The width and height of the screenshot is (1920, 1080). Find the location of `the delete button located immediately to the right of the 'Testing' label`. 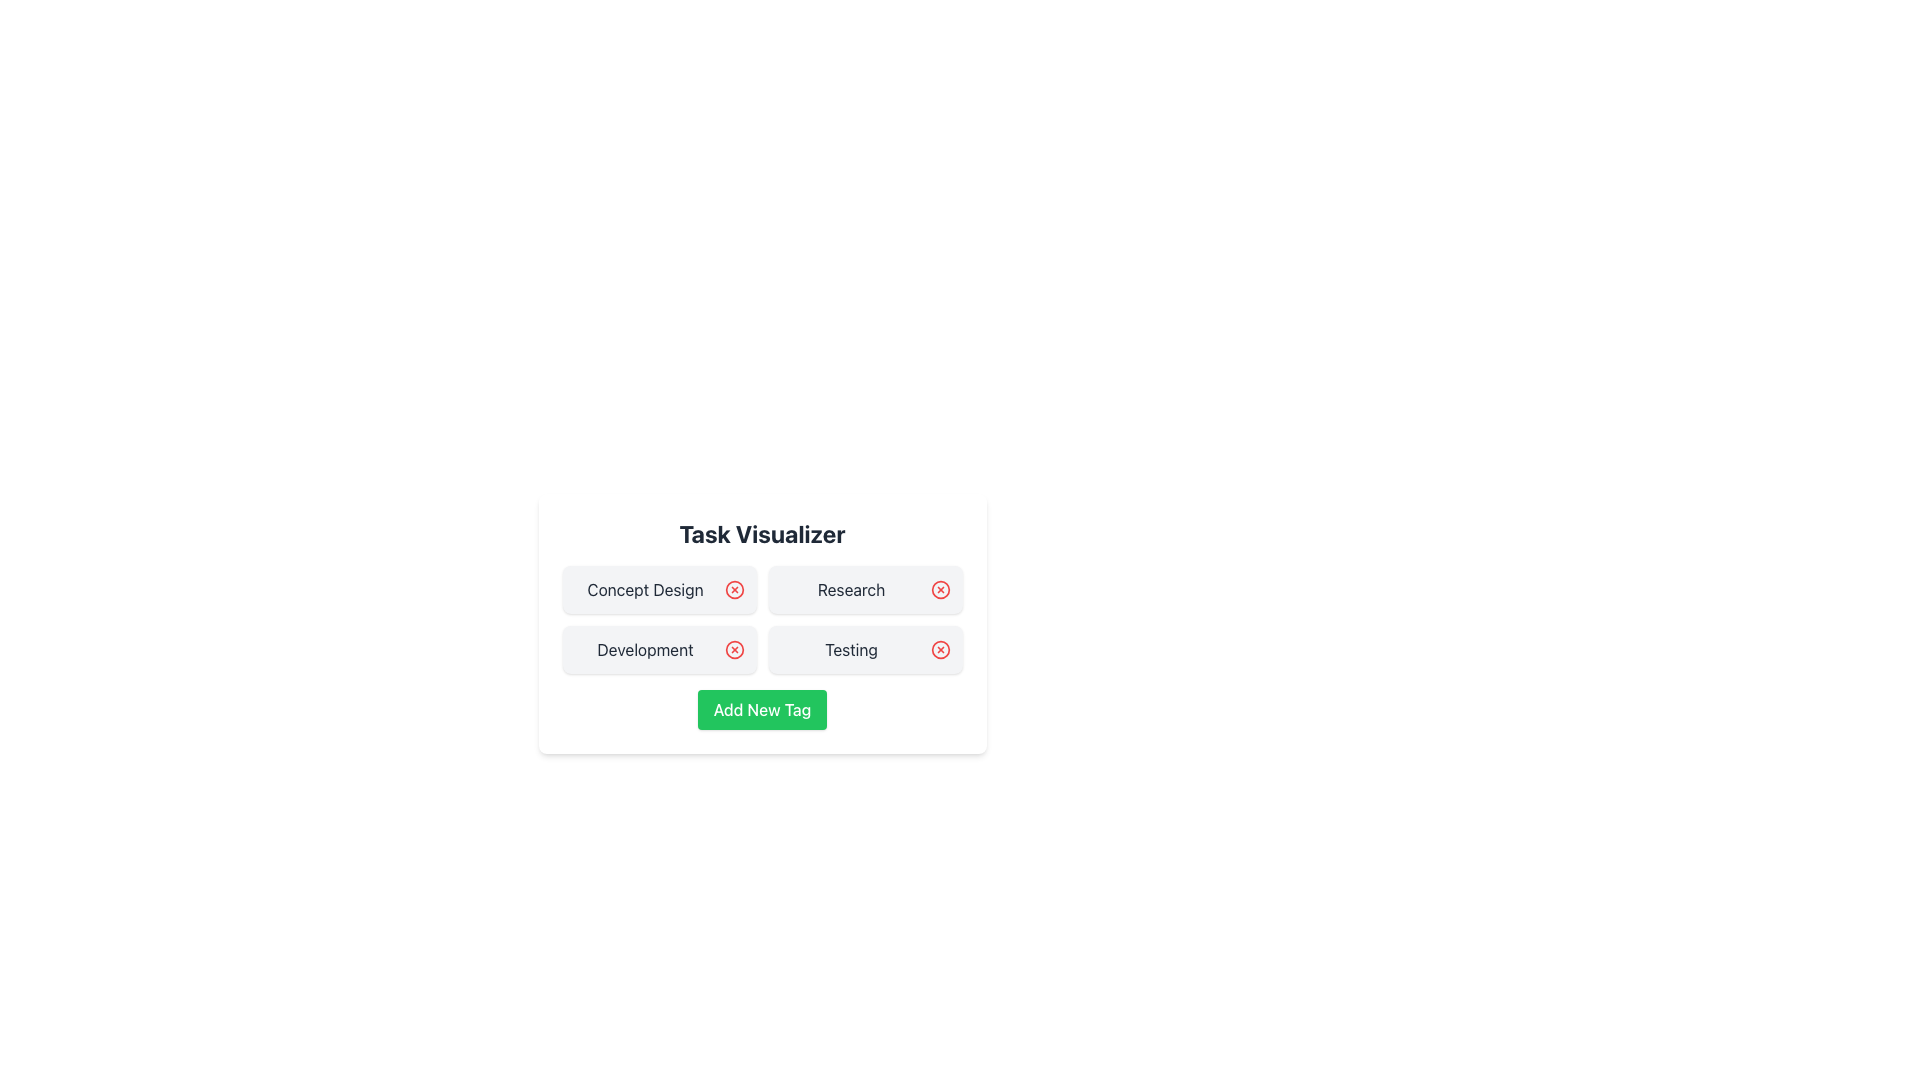

the delete button located immediately to the right of the 'Testing' label is located at coordinates (939, 650).